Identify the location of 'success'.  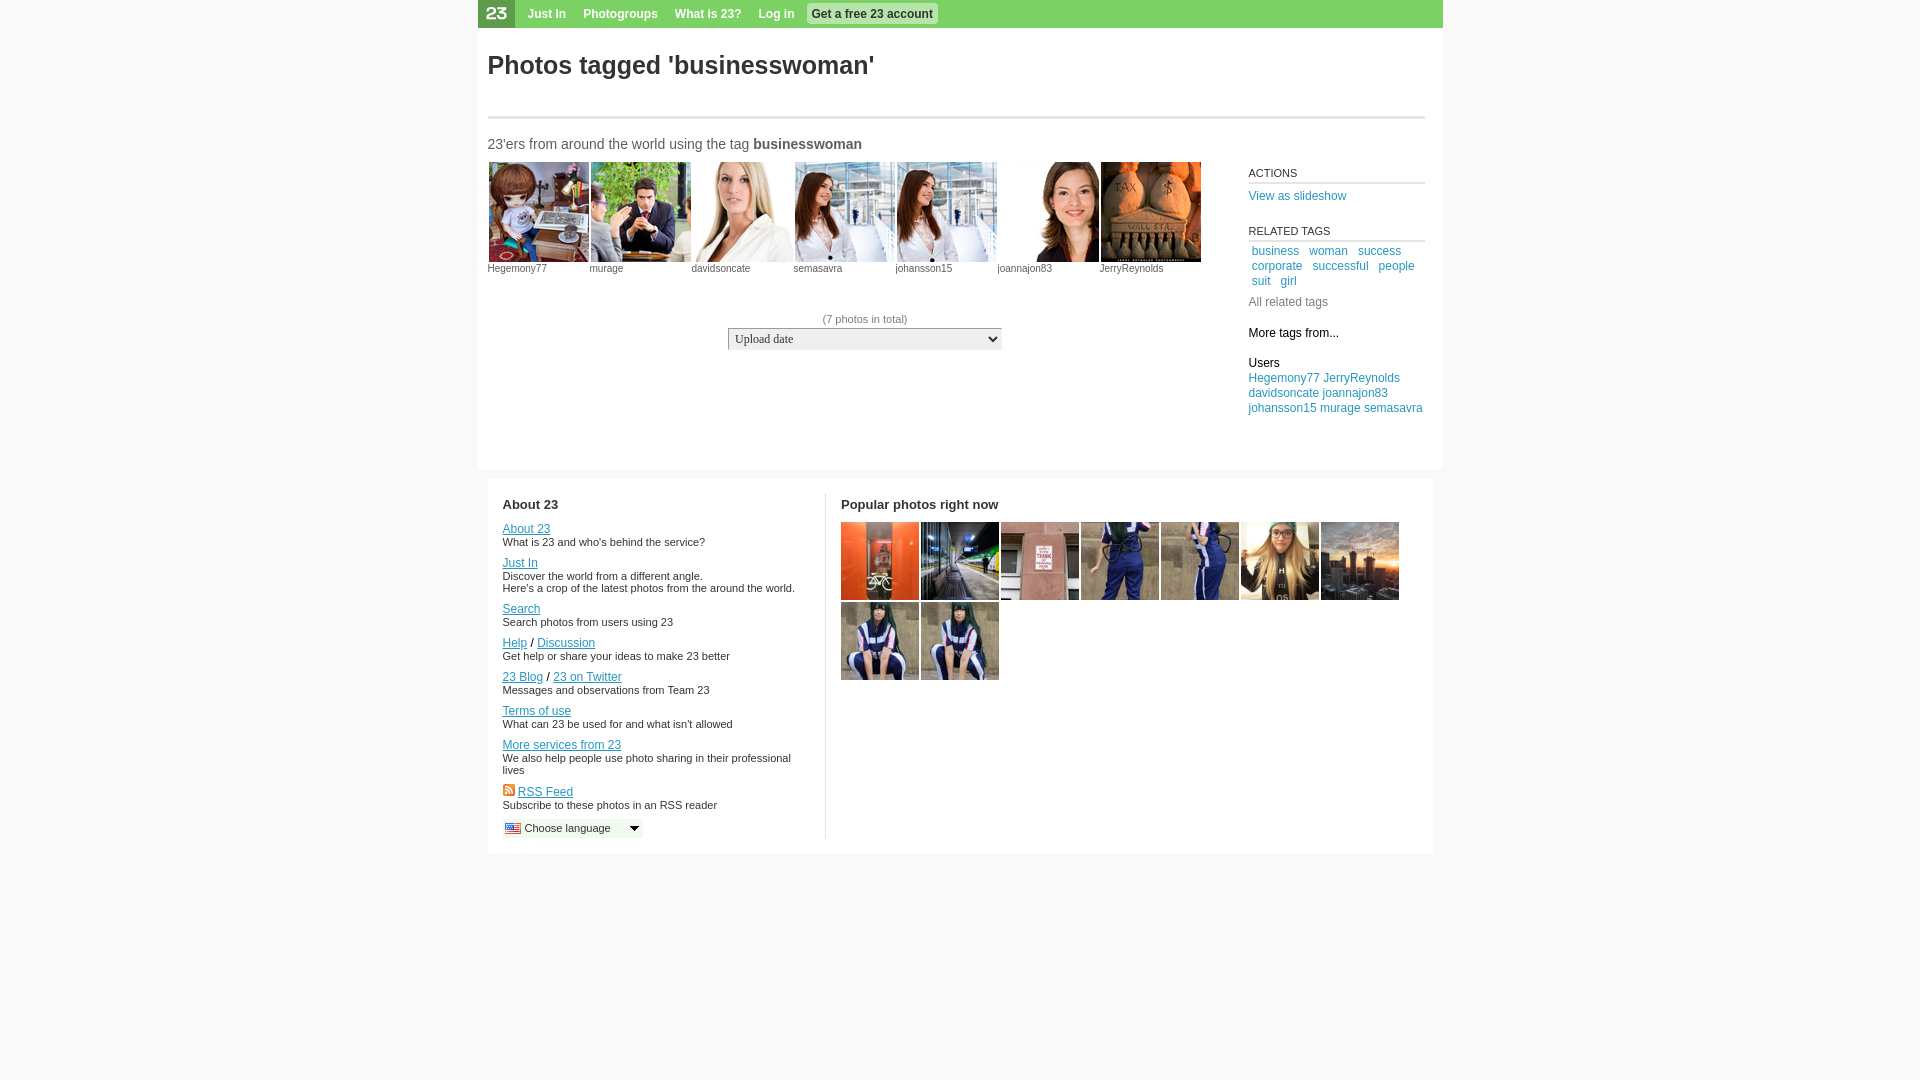
(1378, 249).